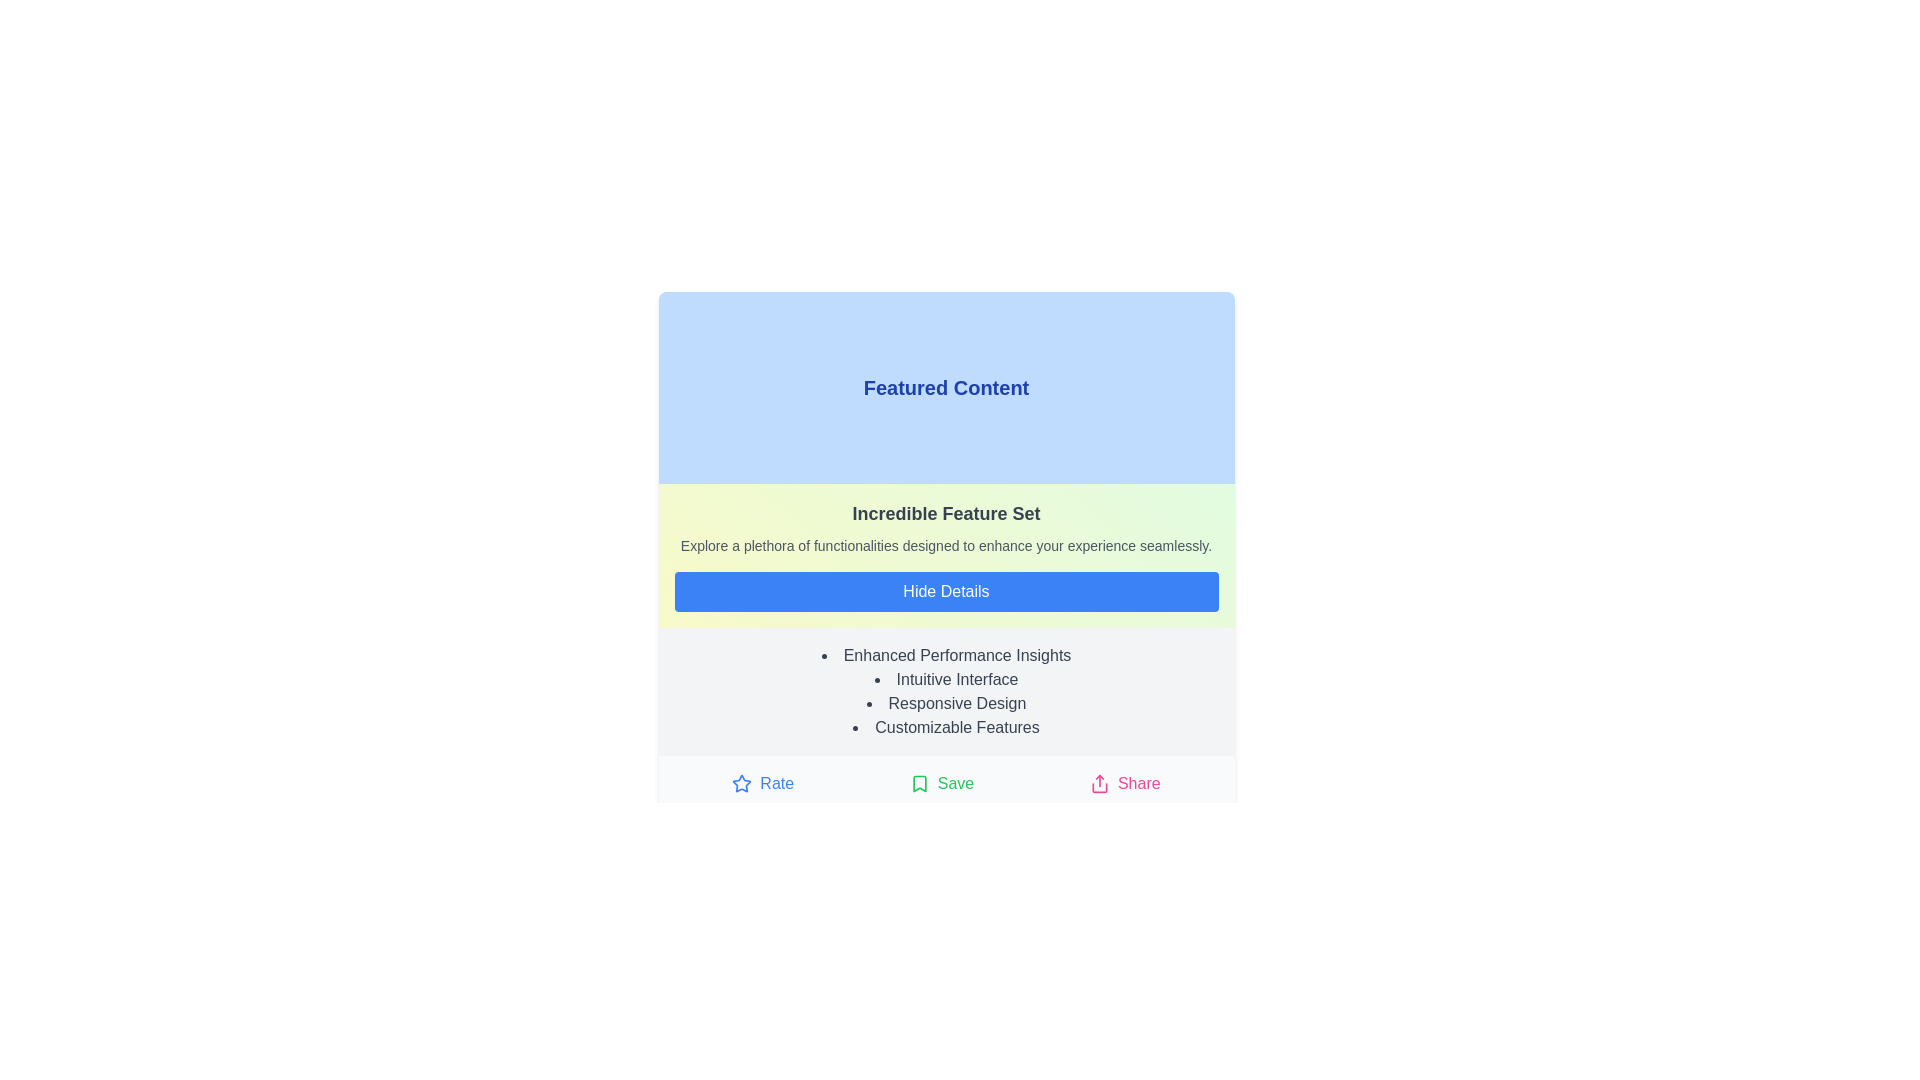 The height and width of the screenshot is (1080, 1920). Describe the element at coordinates (945, 678) in the screenshot. I see `the text label displaying 'Intuitive Interface', which is the second item in a bullet-pointed list located below the 'Hide Details' button` at that location.